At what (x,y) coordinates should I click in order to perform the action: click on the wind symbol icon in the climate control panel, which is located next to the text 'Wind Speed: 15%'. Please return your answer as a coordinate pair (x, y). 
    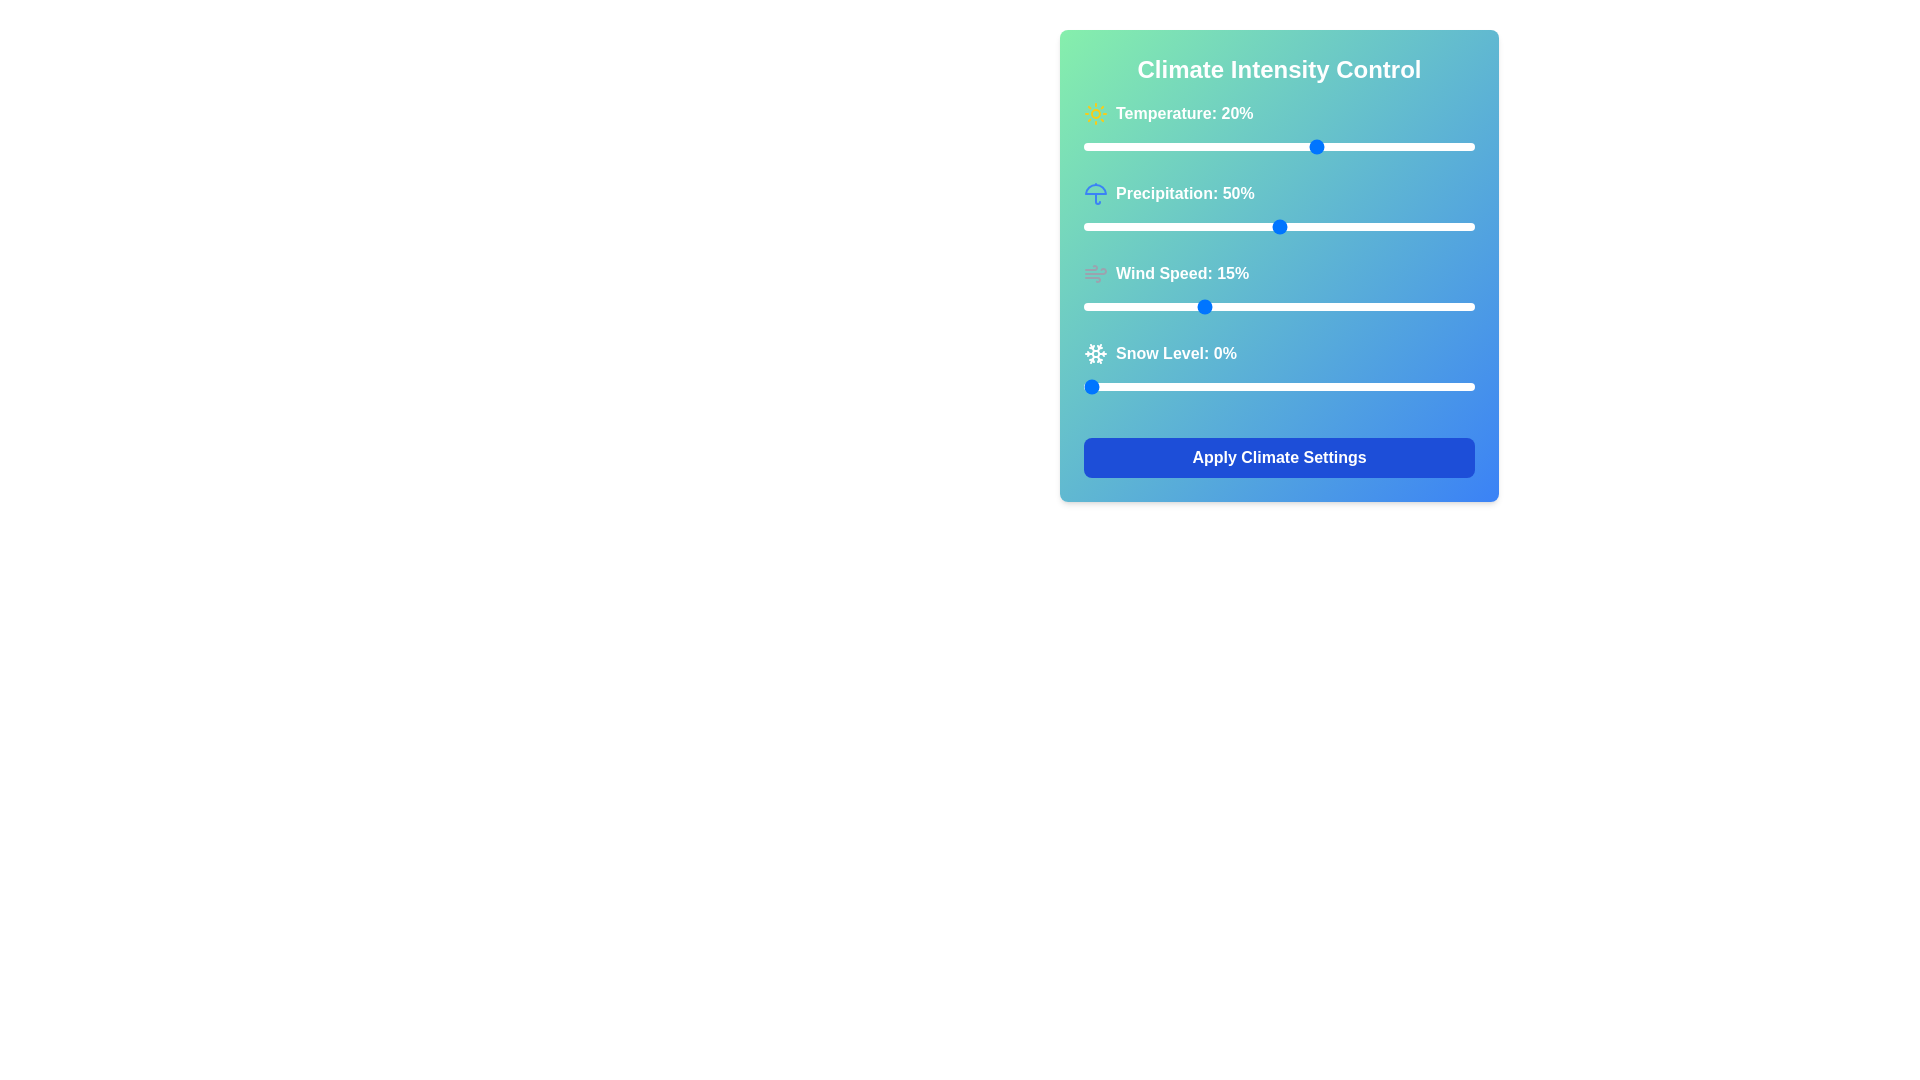
    Looking at the image, I should click on (1094, 273).